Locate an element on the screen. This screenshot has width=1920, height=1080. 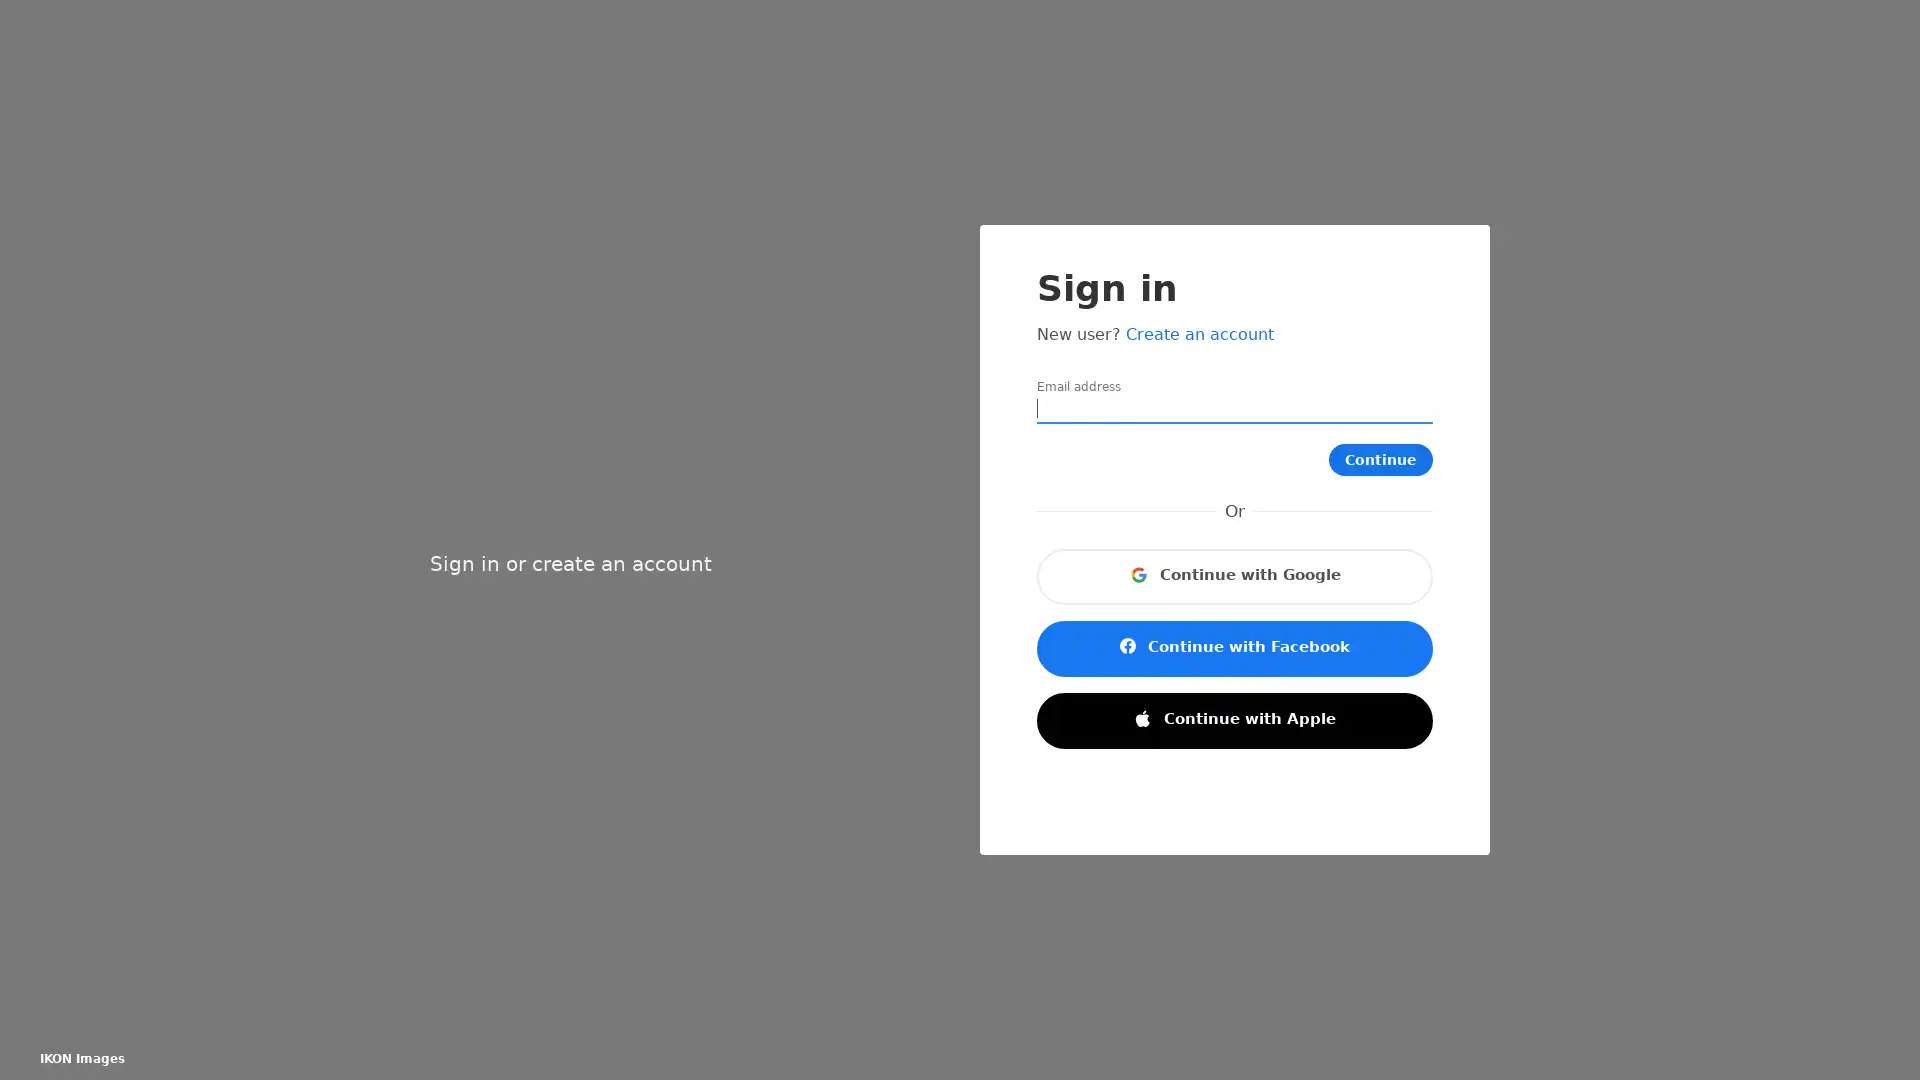
Continue with Google is located at coordinates (1233, 577).